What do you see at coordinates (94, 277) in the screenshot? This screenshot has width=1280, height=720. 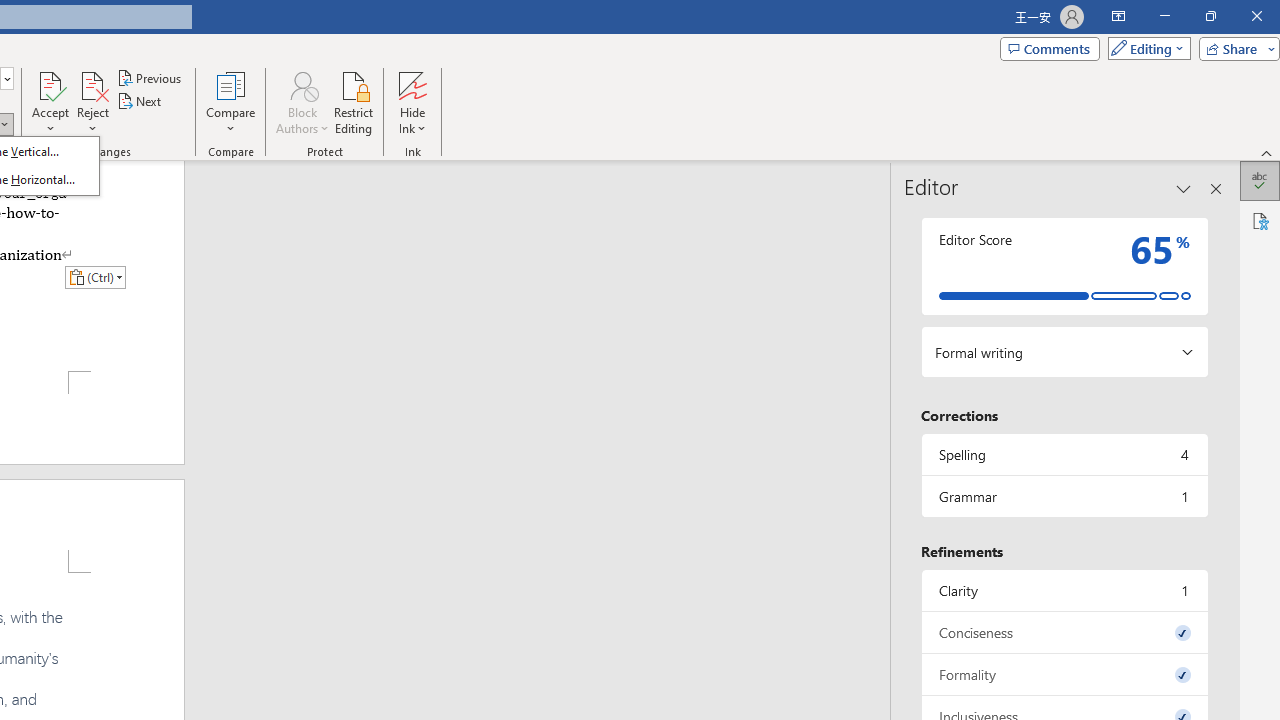 I see `'Action: Paste alternatives'` at bounding box center [94, 277].